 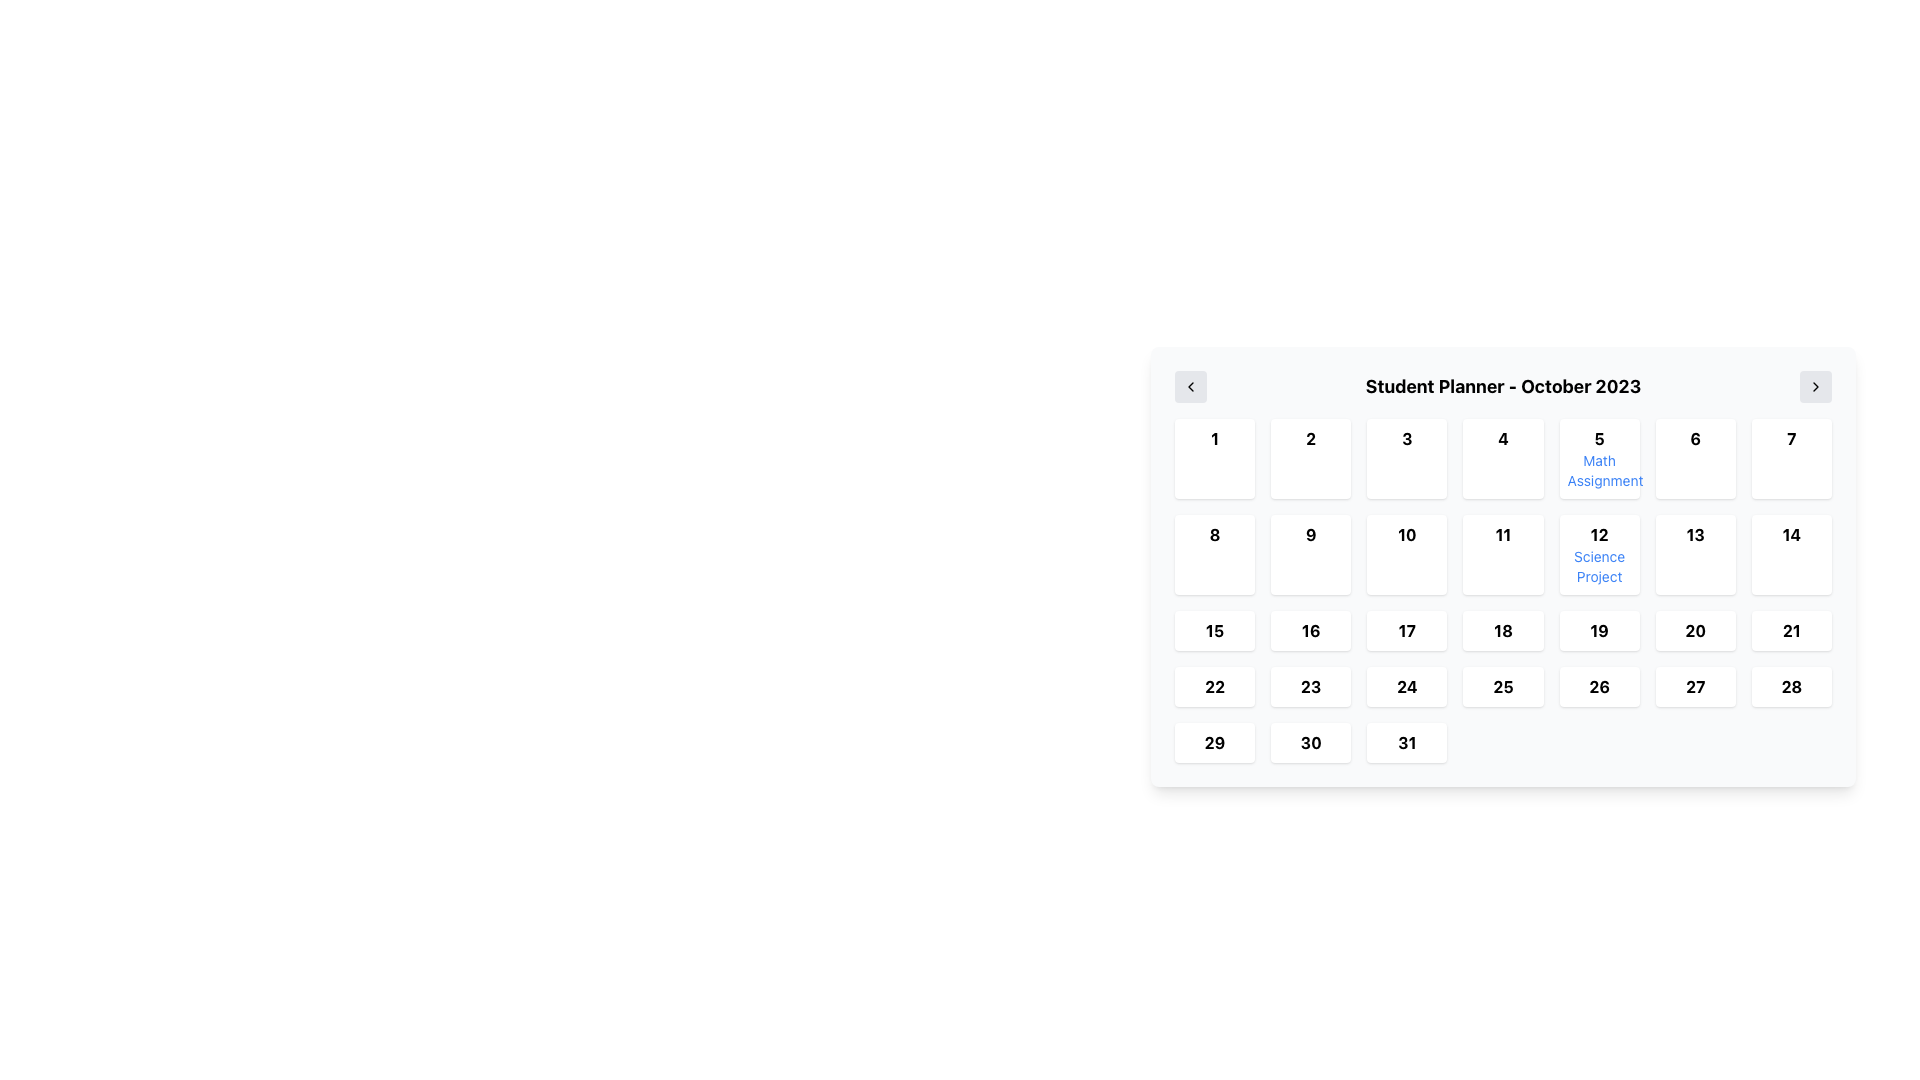 What do you see at coordinates (1213, 631) in the screenshot?
I see `the Calendar Day Cell in the 'Student Planner' interface located in the third row and first column of the grid` at bounding box center [1213, 631].